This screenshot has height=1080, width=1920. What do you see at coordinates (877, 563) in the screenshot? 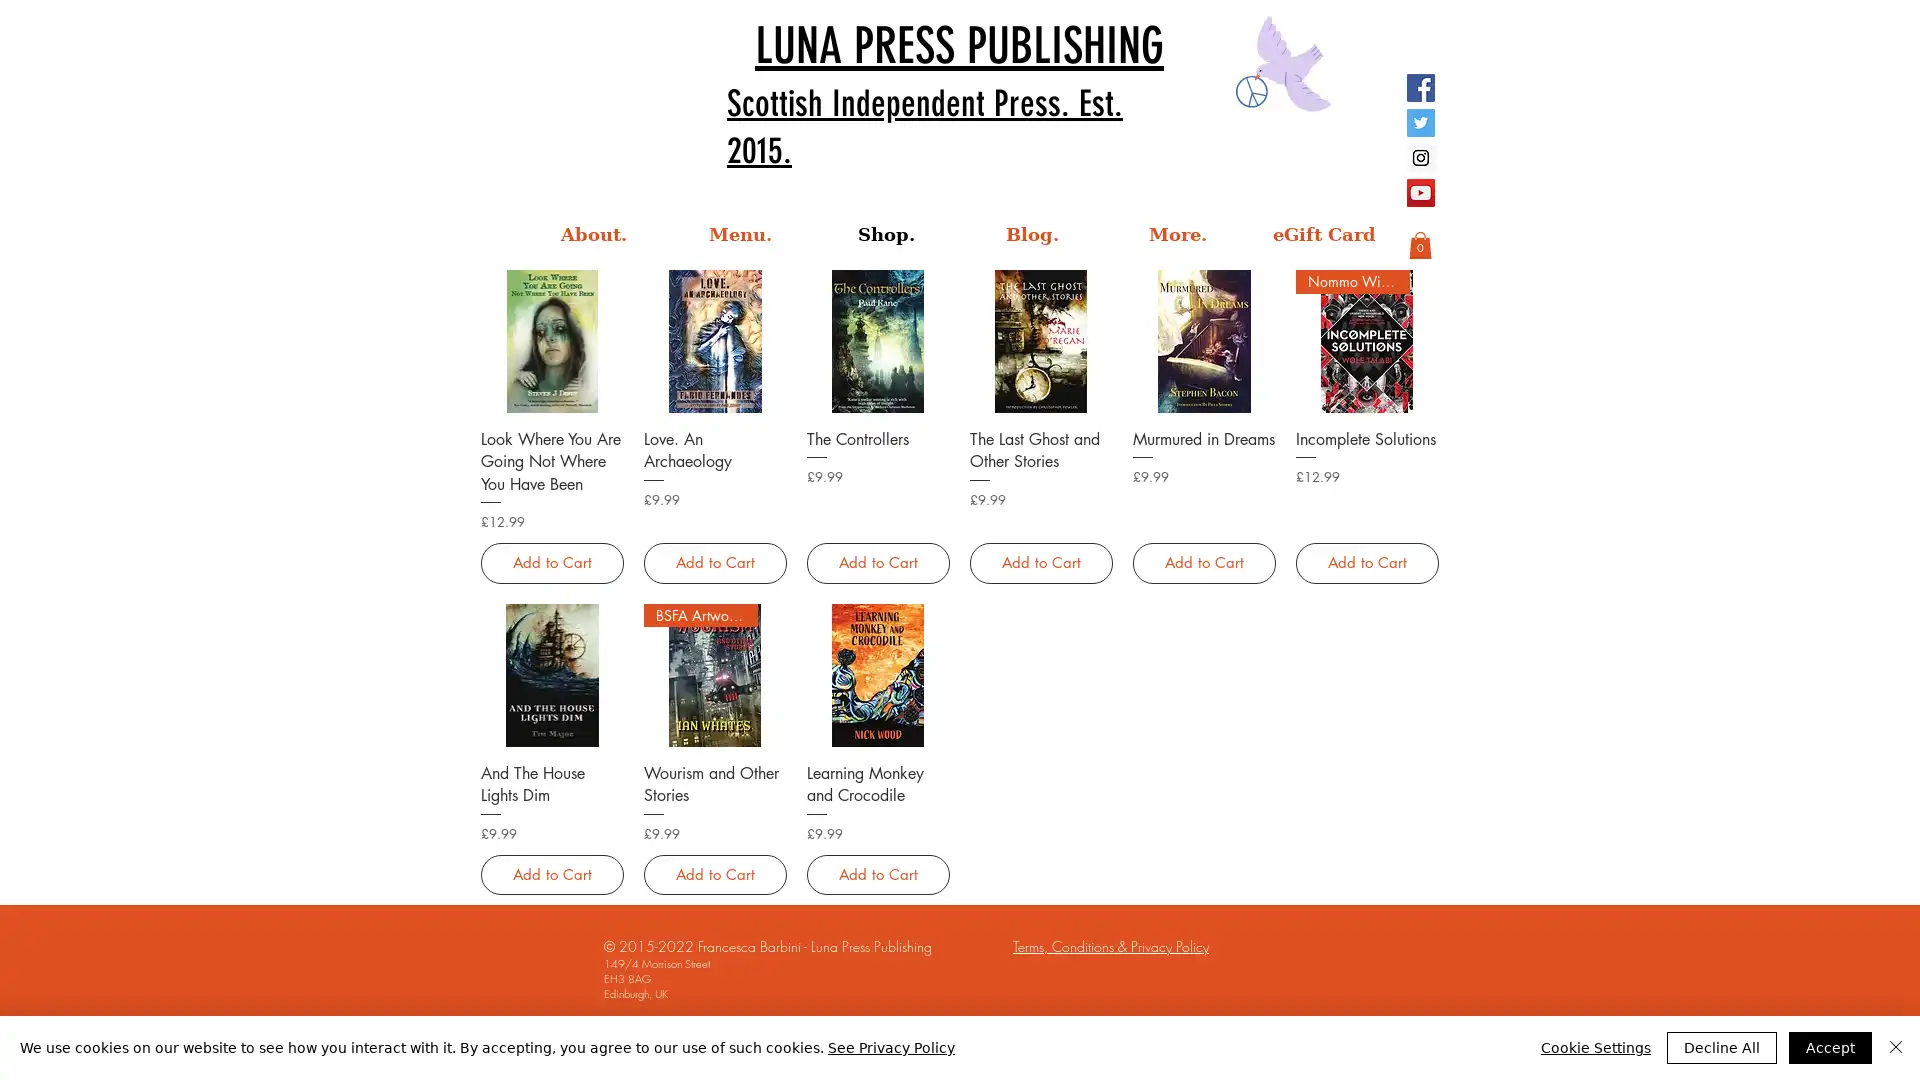
I see `Add to Cart` at bounding box center [877, 563].